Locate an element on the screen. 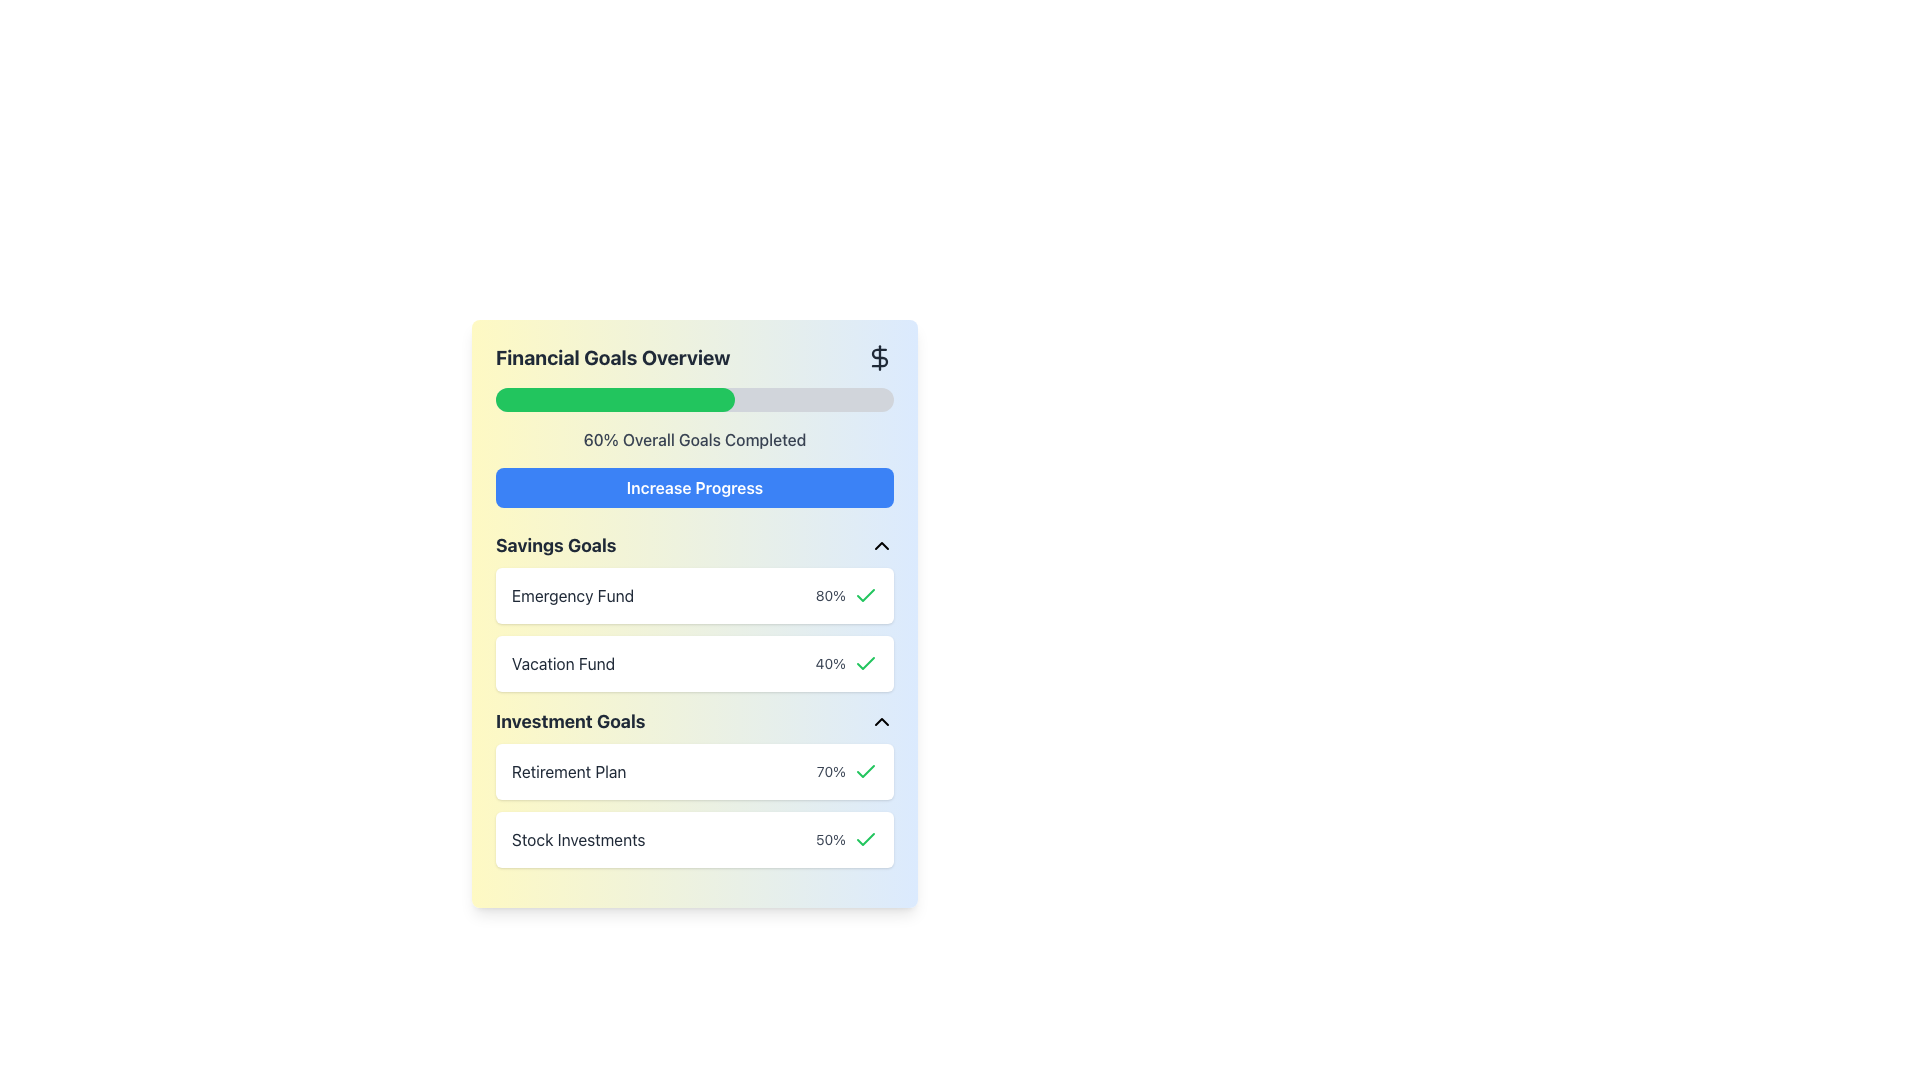 The width and height of the screenshot is (1920, 1080). the progress percentage text label (80%) for the 'Emergency Fund' savings goal, located in the first row under 'Savings Goals', to the right of the 'Emergency Fund' label is located at coordinates (830, 595).